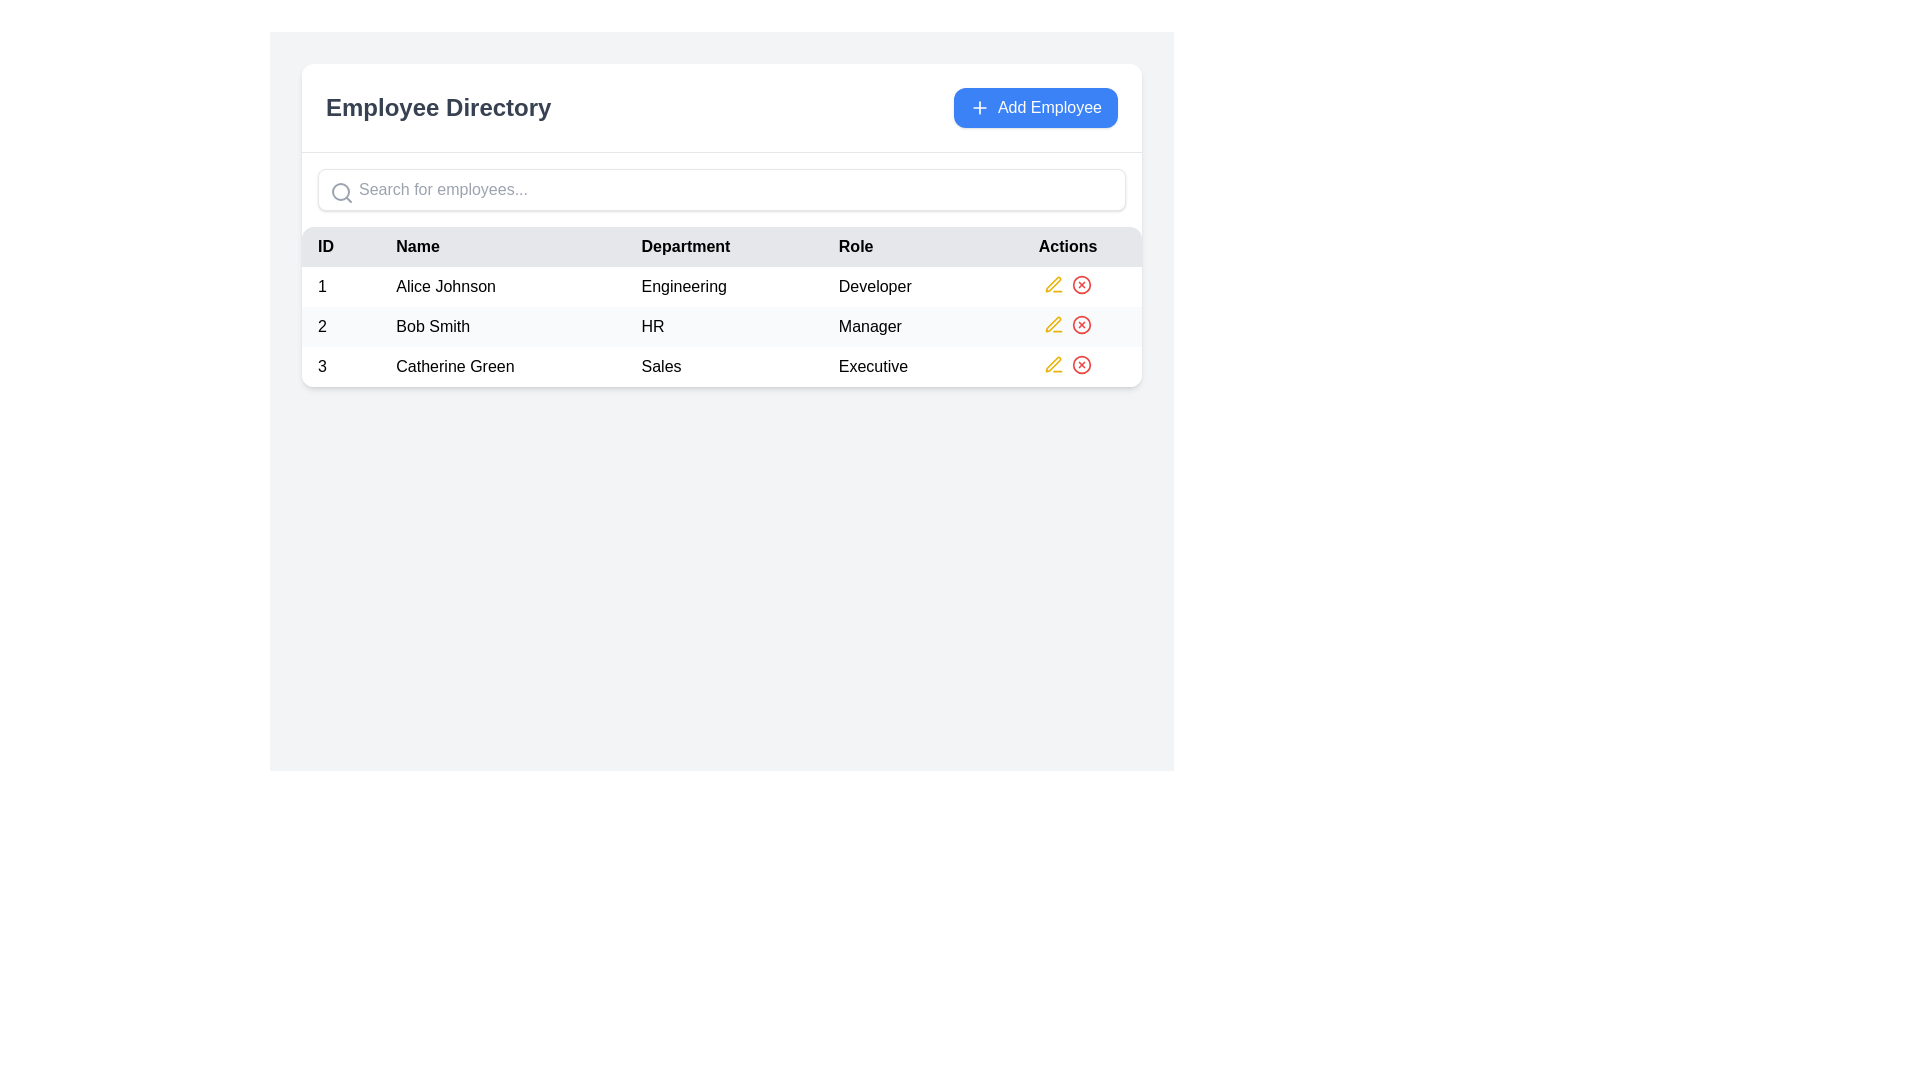 The width and height of the screenshot is (1920, 1080). Describe the element at coordinates (1036, 108) in the screenshot. I see `the button used to add a new employee to the directory by` at that location.